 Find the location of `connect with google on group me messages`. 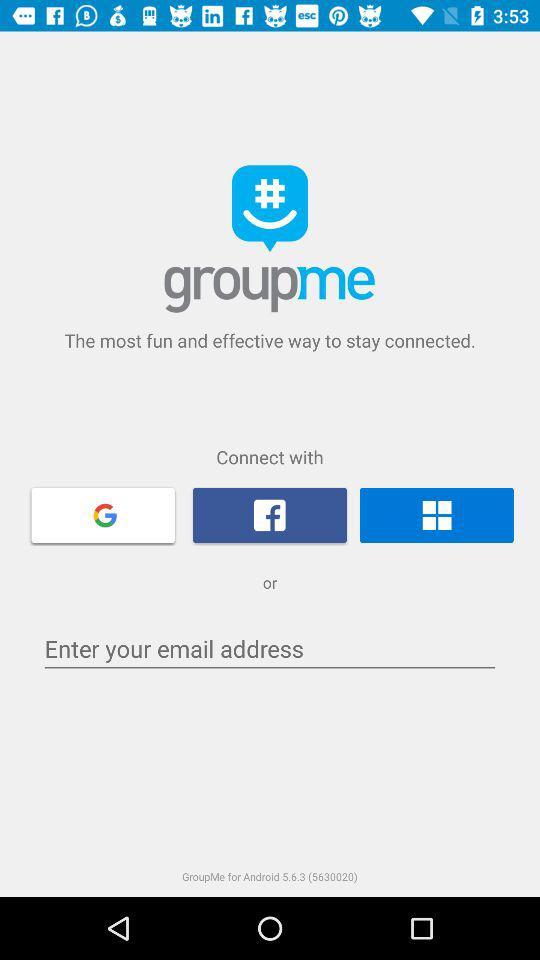

connect with google on group me messages is located at coordinates (103, 513).